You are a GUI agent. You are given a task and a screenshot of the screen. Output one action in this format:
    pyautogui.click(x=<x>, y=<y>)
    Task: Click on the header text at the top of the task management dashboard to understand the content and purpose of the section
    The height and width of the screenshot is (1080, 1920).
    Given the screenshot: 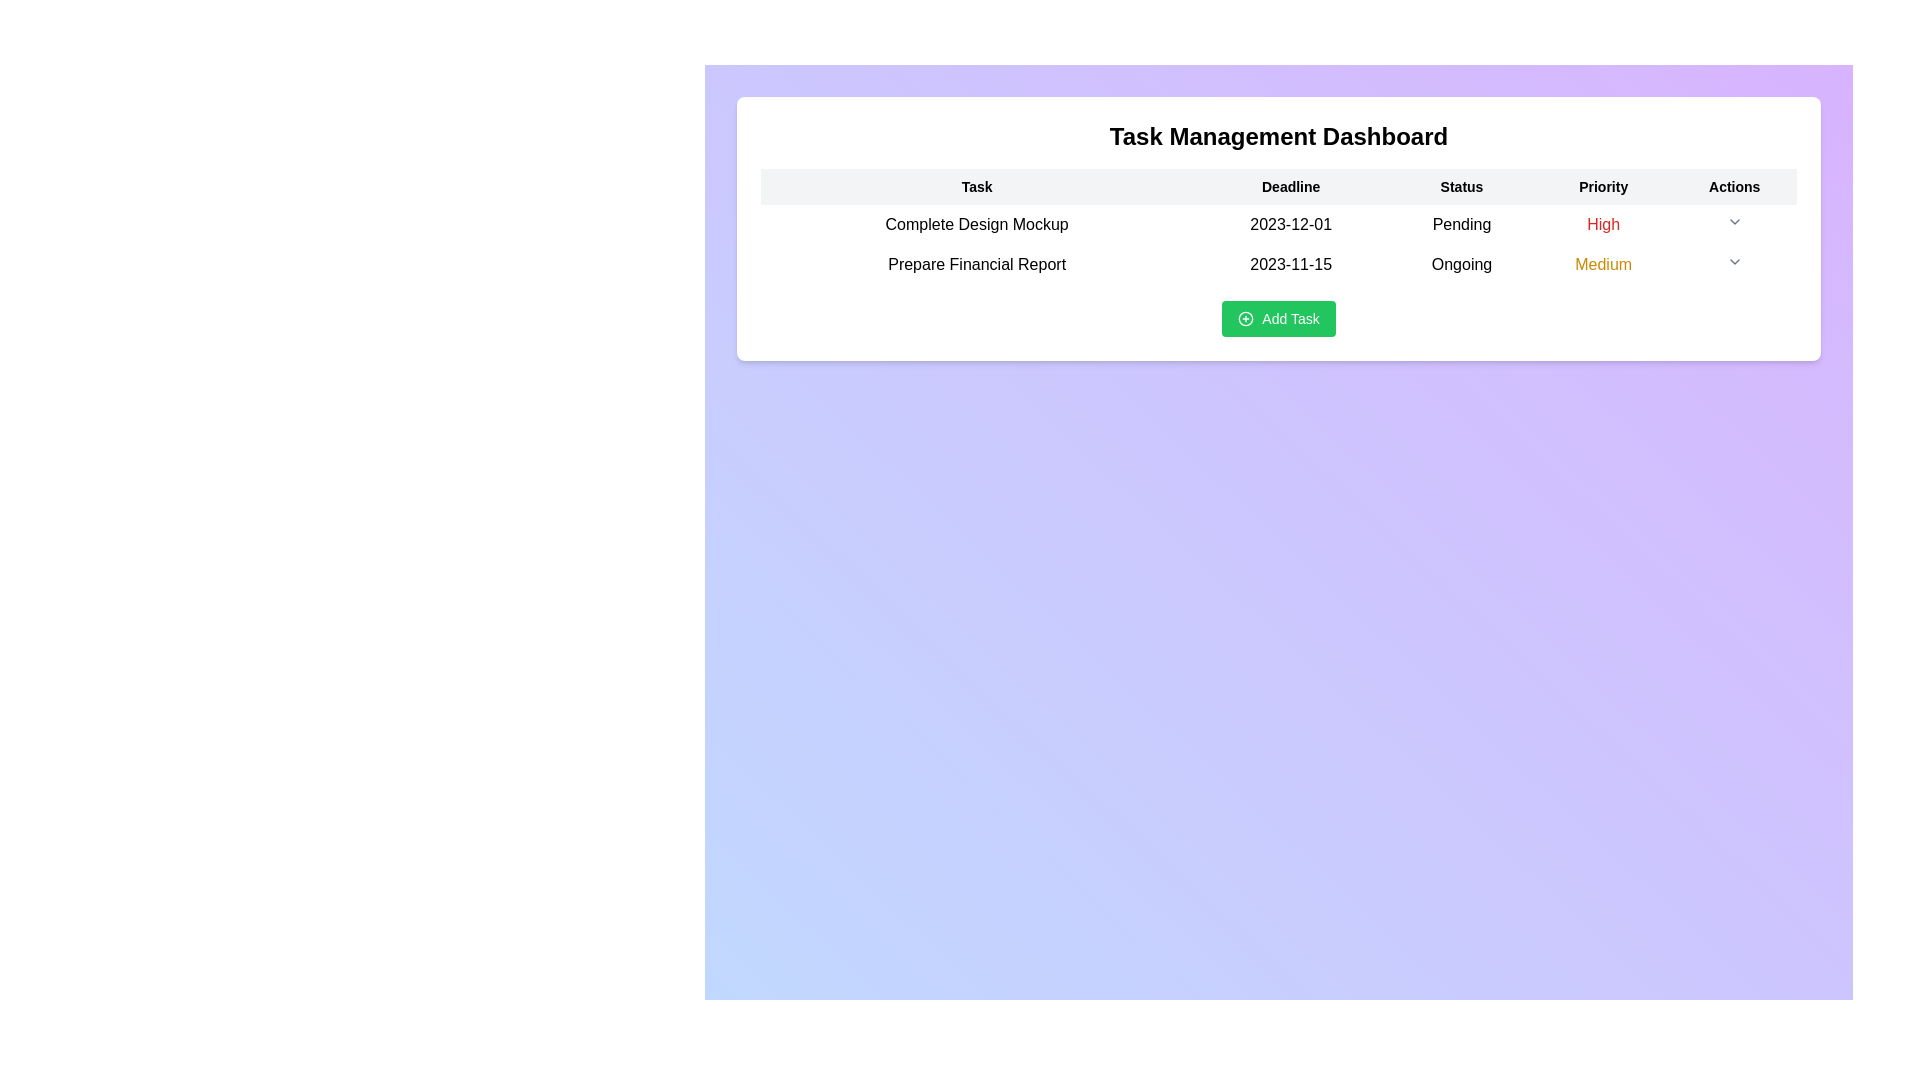 What is the action you would take?
    pyautogui.click(x=1277, y=136)
    